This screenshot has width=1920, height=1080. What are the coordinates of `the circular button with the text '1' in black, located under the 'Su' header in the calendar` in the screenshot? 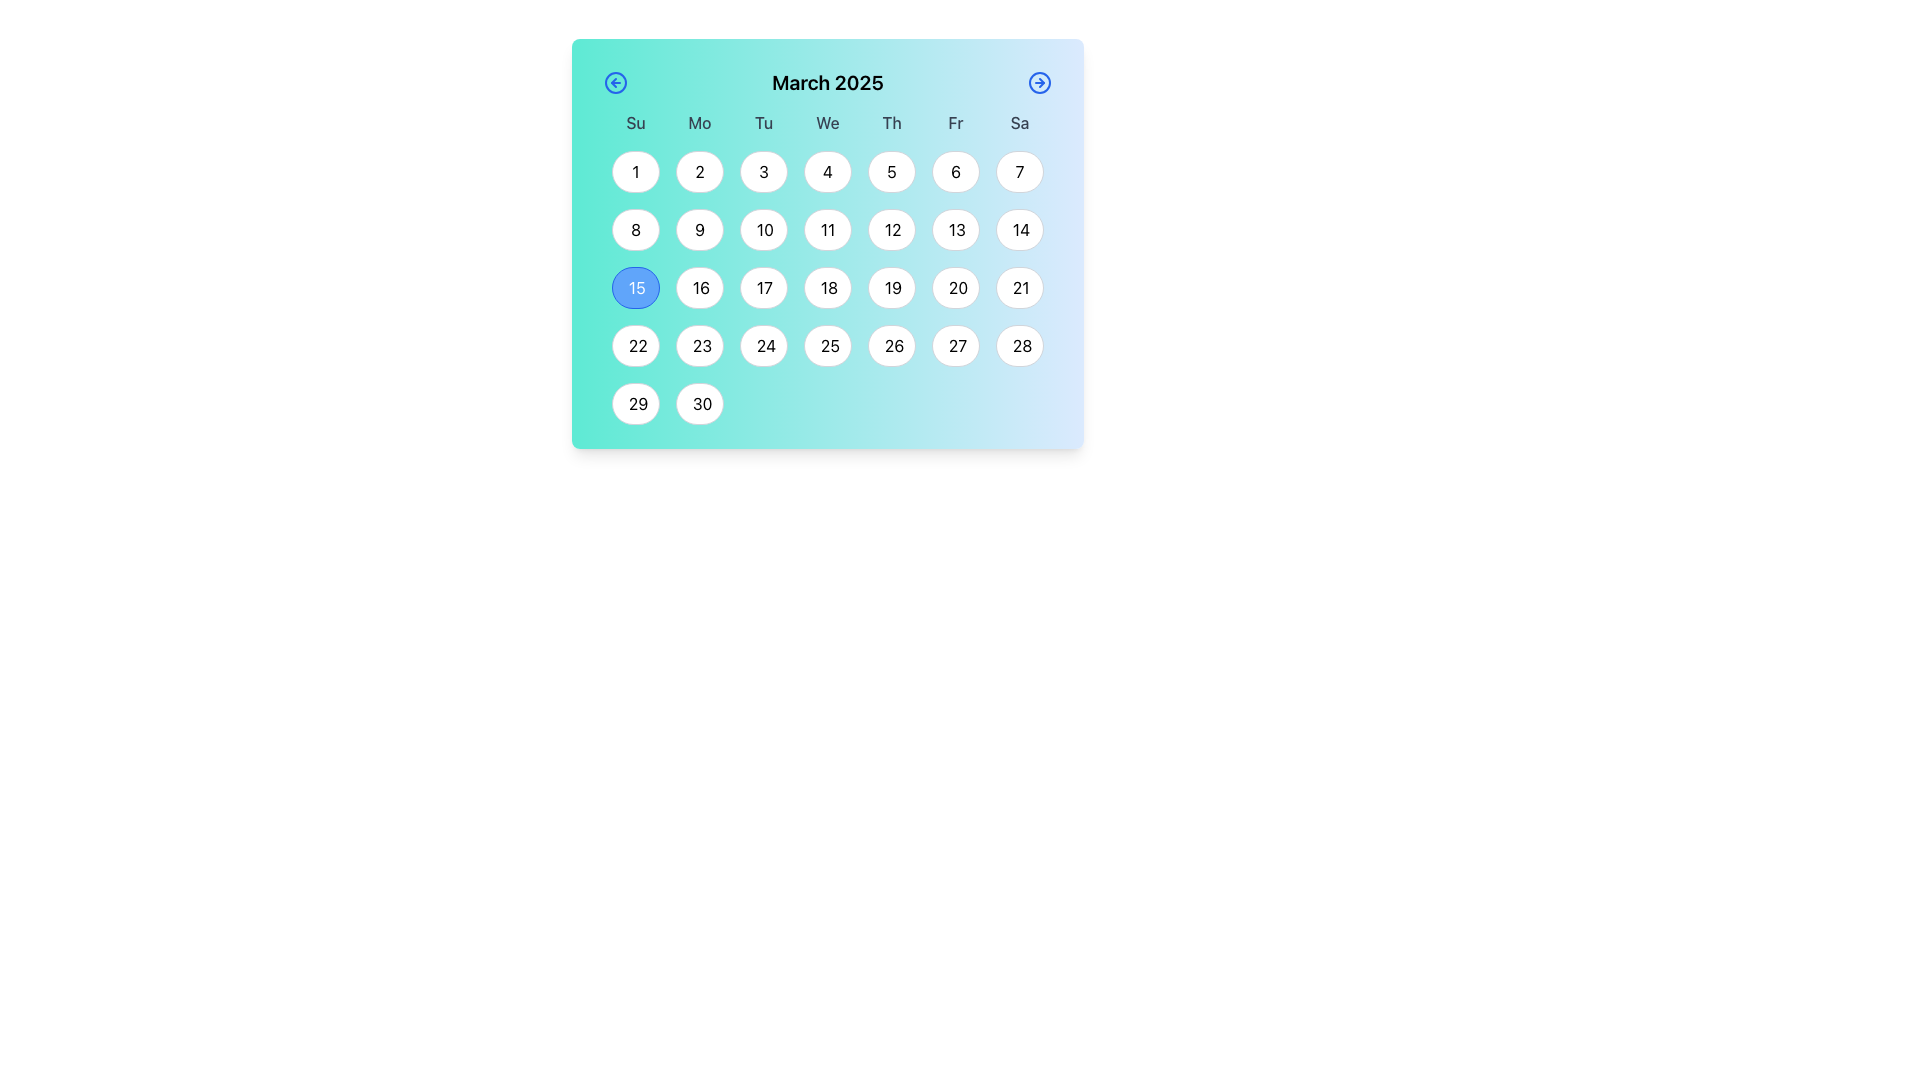 It's located at (634, 171).